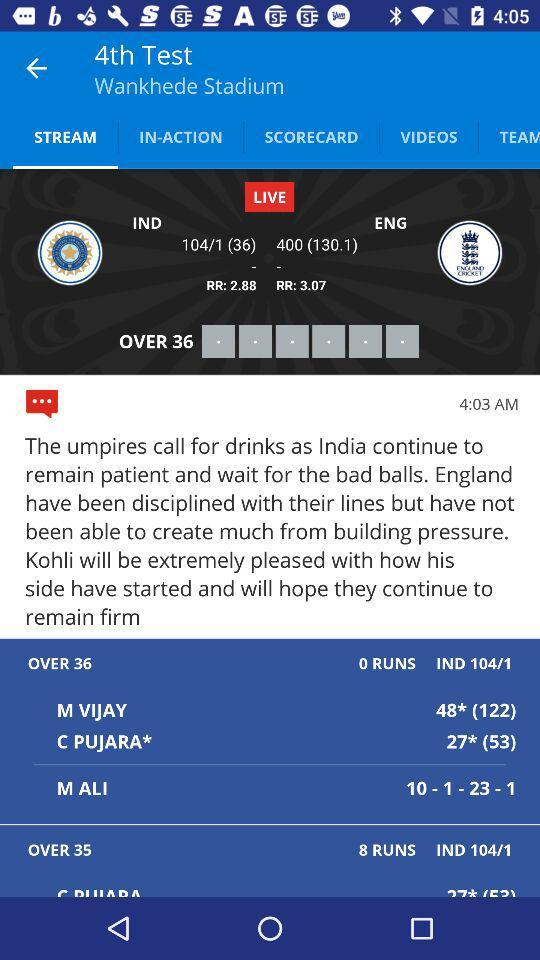 This screenshot has width=540, height=960. Describe the element at coordinates (65, 135) in the screenshot. I see `the stream` at that location.